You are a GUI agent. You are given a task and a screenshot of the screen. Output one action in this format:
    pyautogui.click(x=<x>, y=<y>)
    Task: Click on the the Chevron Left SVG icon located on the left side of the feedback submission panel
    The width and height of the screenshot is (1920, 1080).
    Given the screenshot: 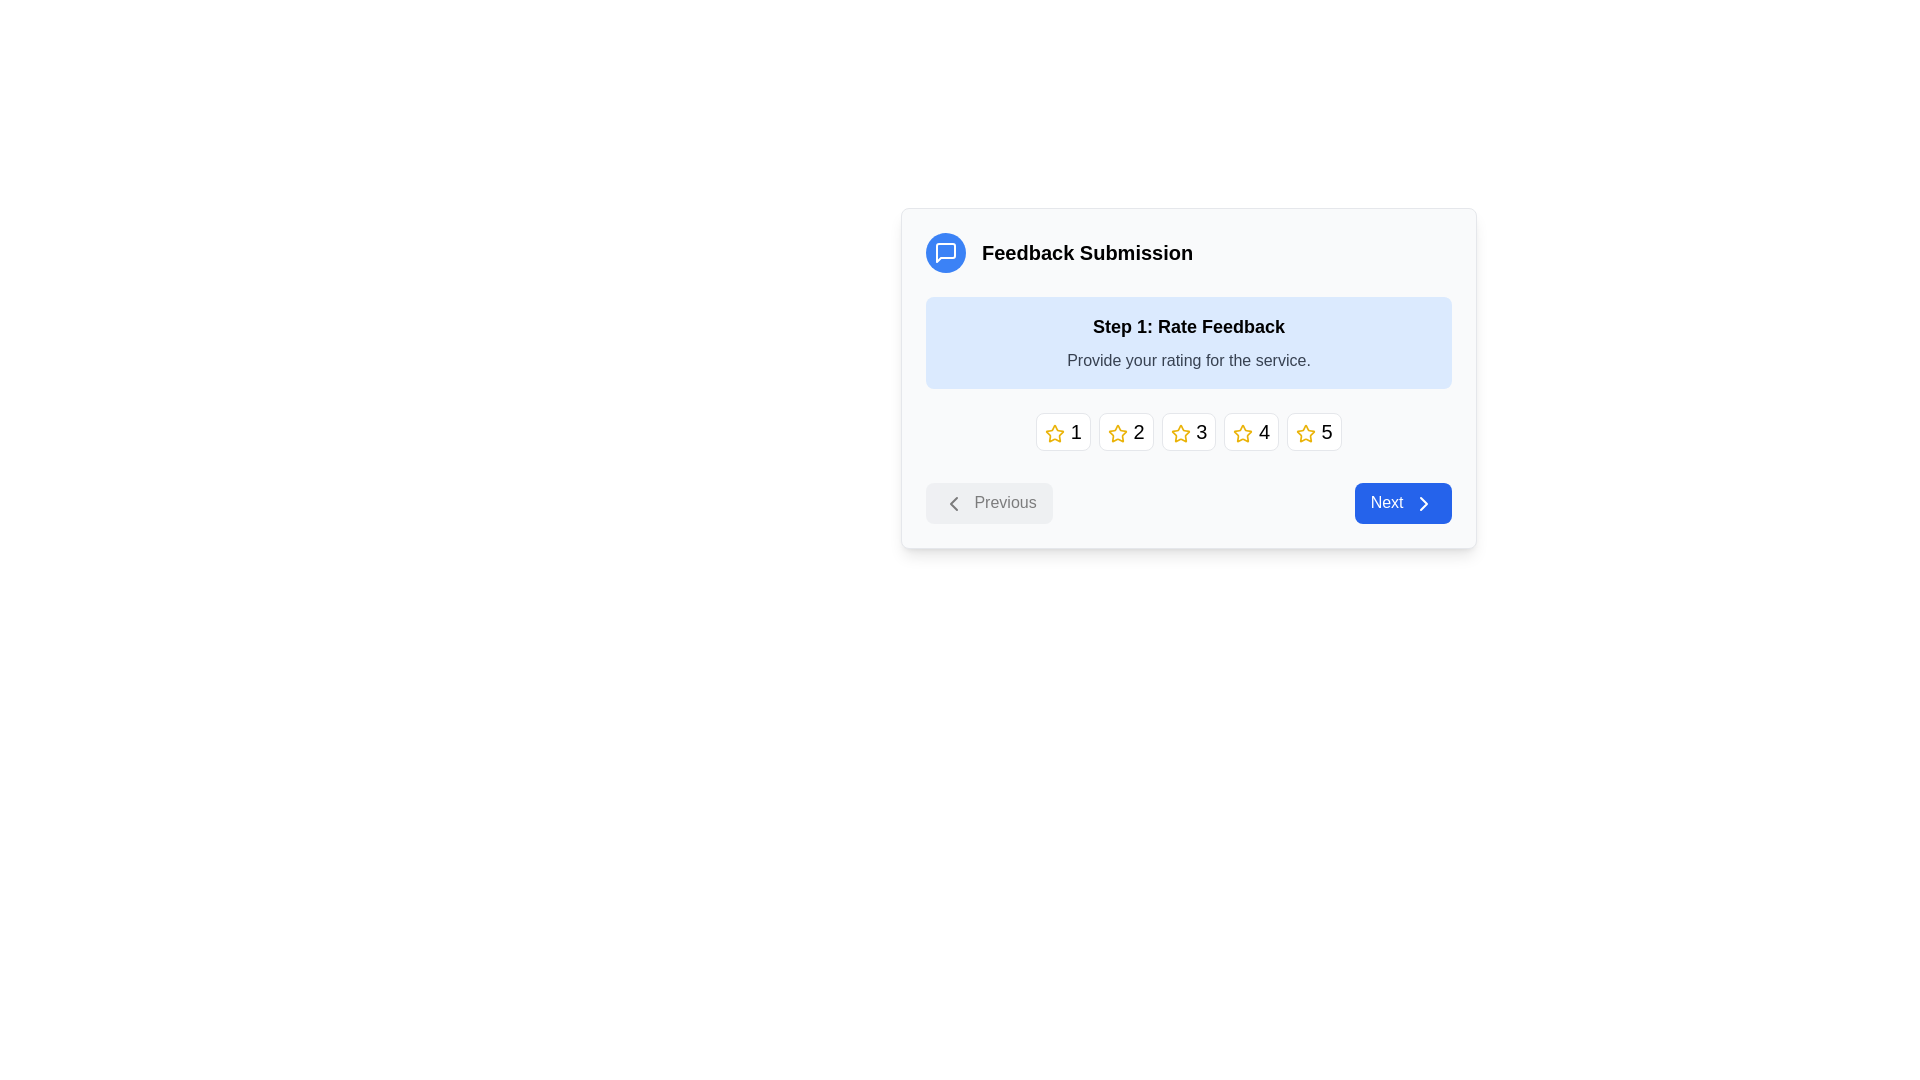 What is the action you would take?
    pyautogui.click(x=953, y=501)
    